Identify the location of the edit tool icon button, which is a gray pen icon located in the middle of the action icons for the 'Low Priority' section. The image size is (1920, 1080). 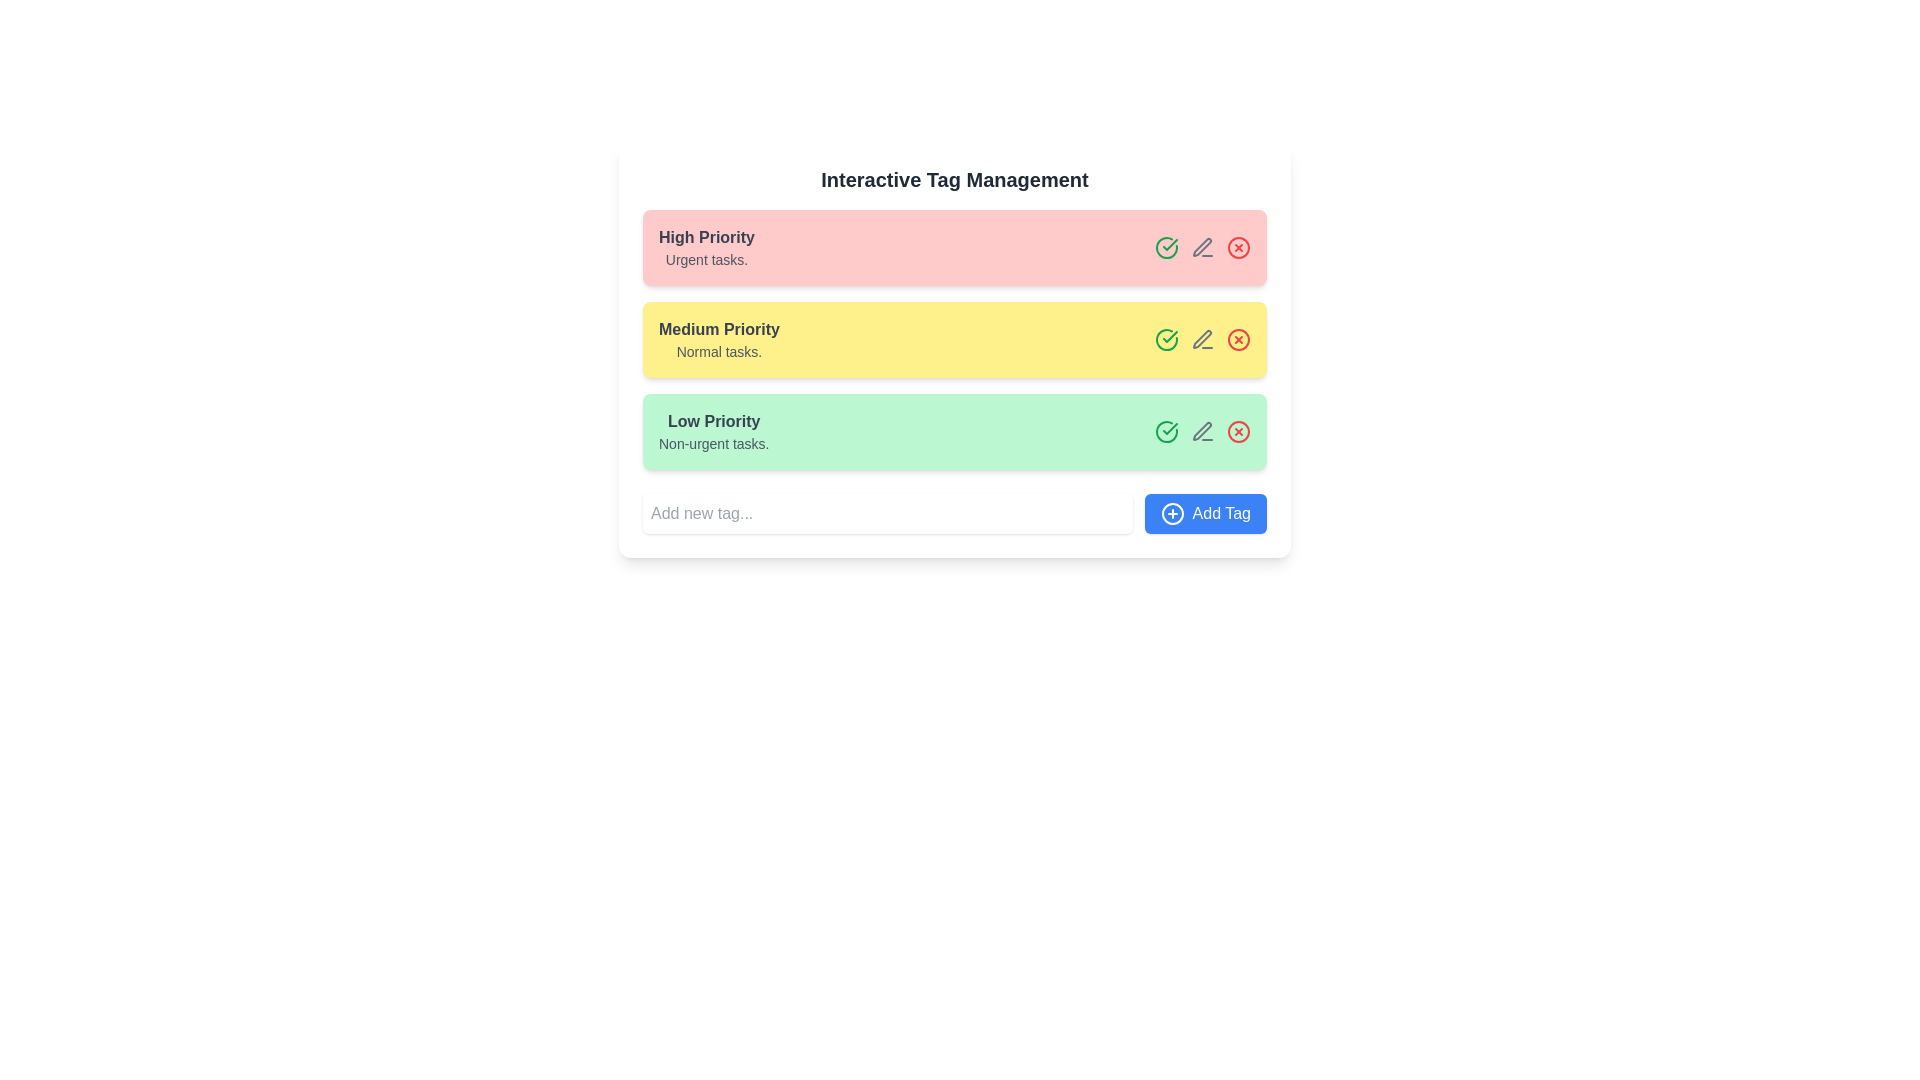
(1202, 431).